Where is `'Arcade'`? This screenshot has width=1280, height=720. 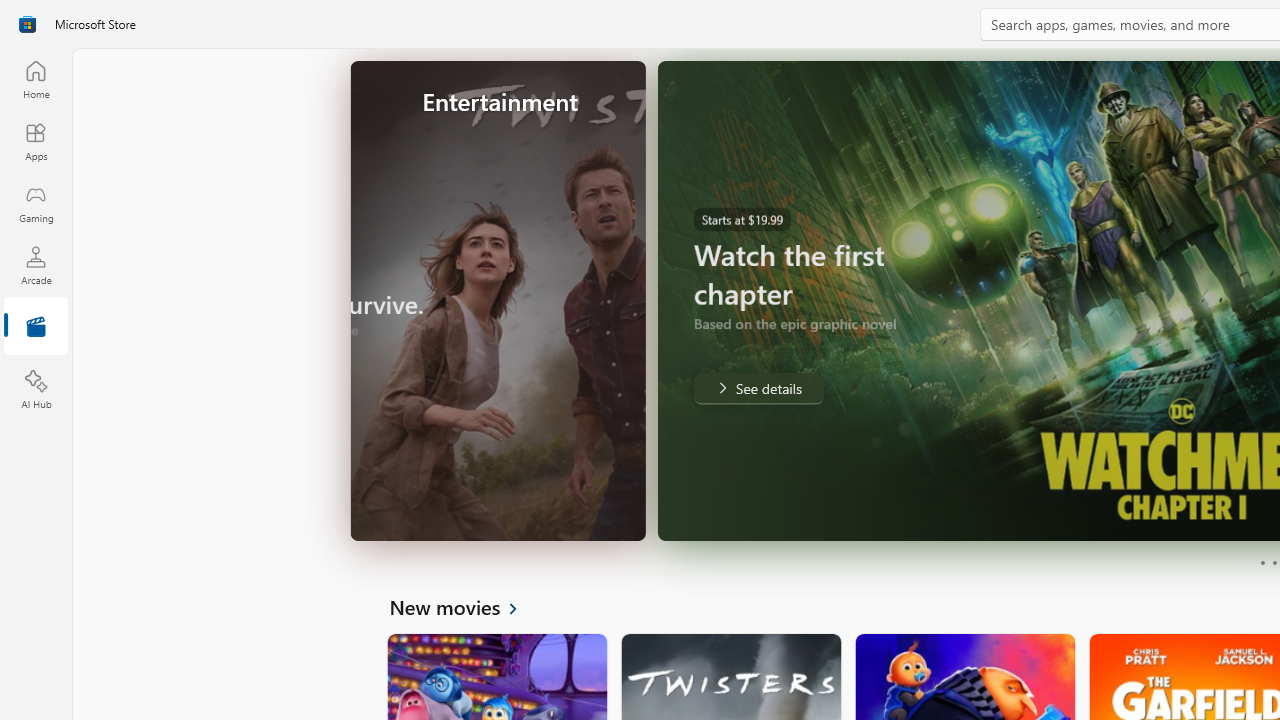
'Arcade' is located at coordinates (35, 264).